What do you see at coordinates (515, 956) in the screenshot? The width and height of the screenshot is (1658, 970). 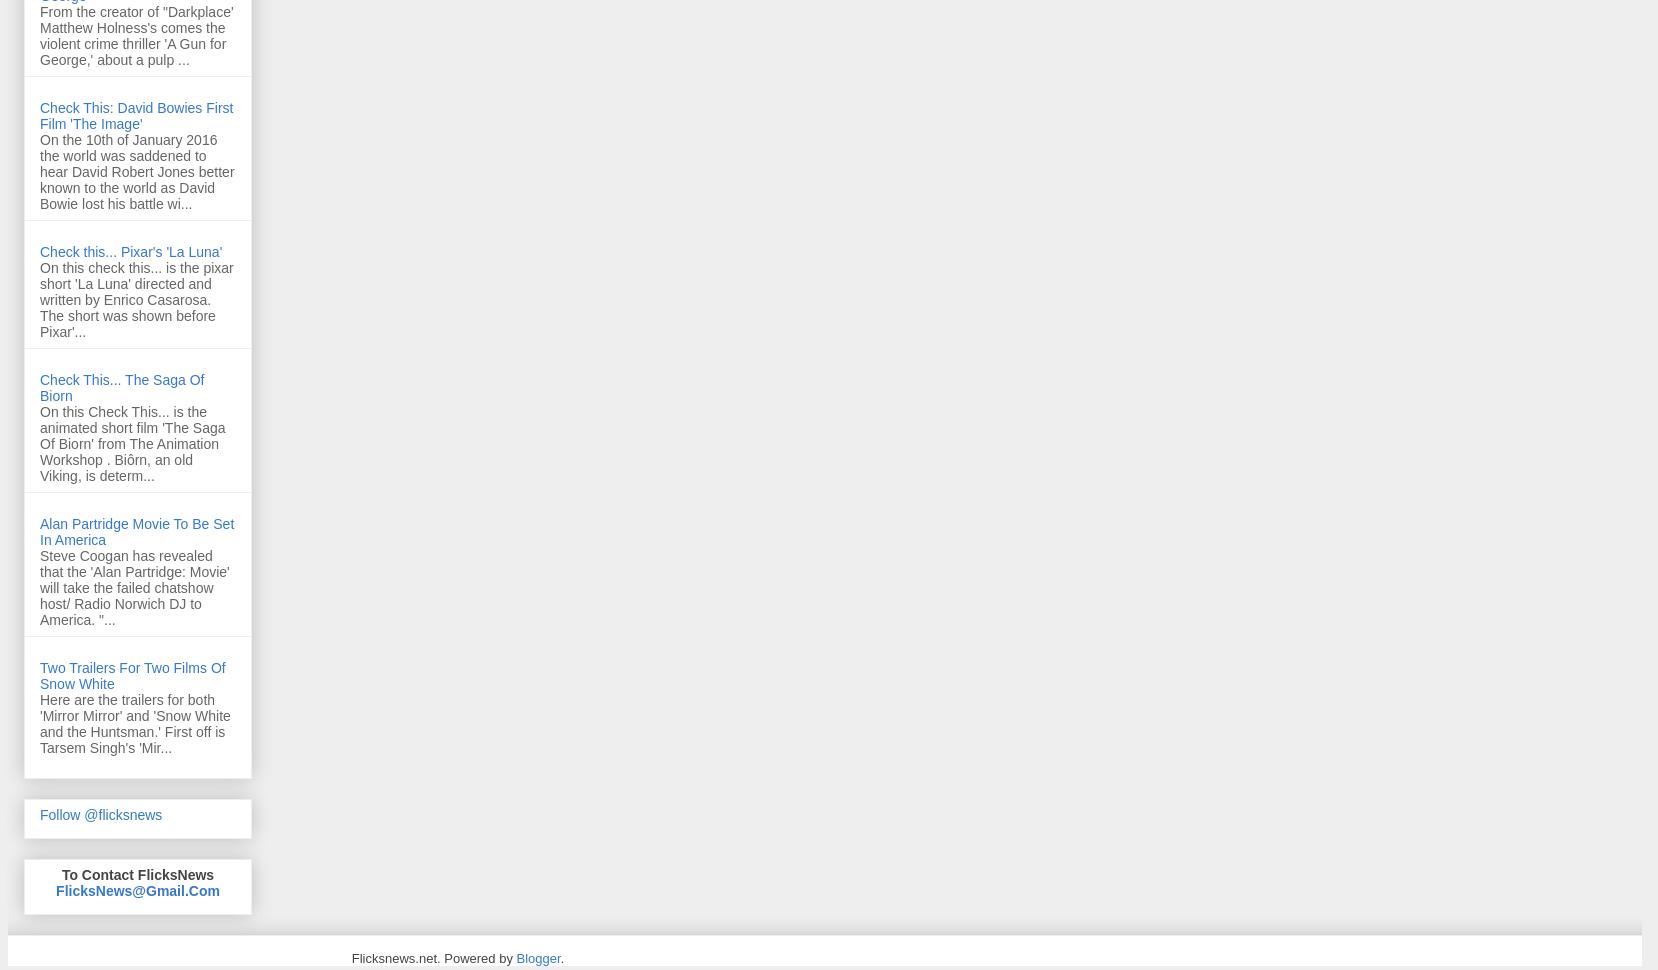 I see `'Blogger'` at bounding box center [515, 956].